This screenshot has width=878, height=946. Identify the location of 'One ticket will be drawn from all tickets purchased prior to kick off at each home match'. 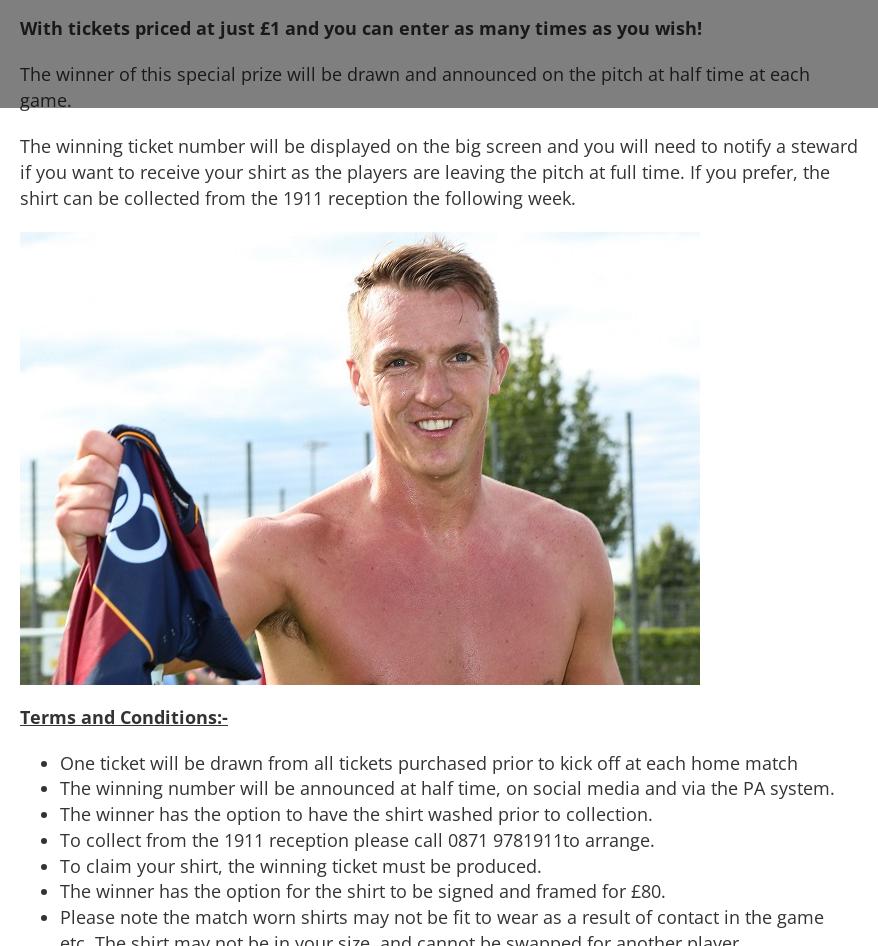
(428, 761).